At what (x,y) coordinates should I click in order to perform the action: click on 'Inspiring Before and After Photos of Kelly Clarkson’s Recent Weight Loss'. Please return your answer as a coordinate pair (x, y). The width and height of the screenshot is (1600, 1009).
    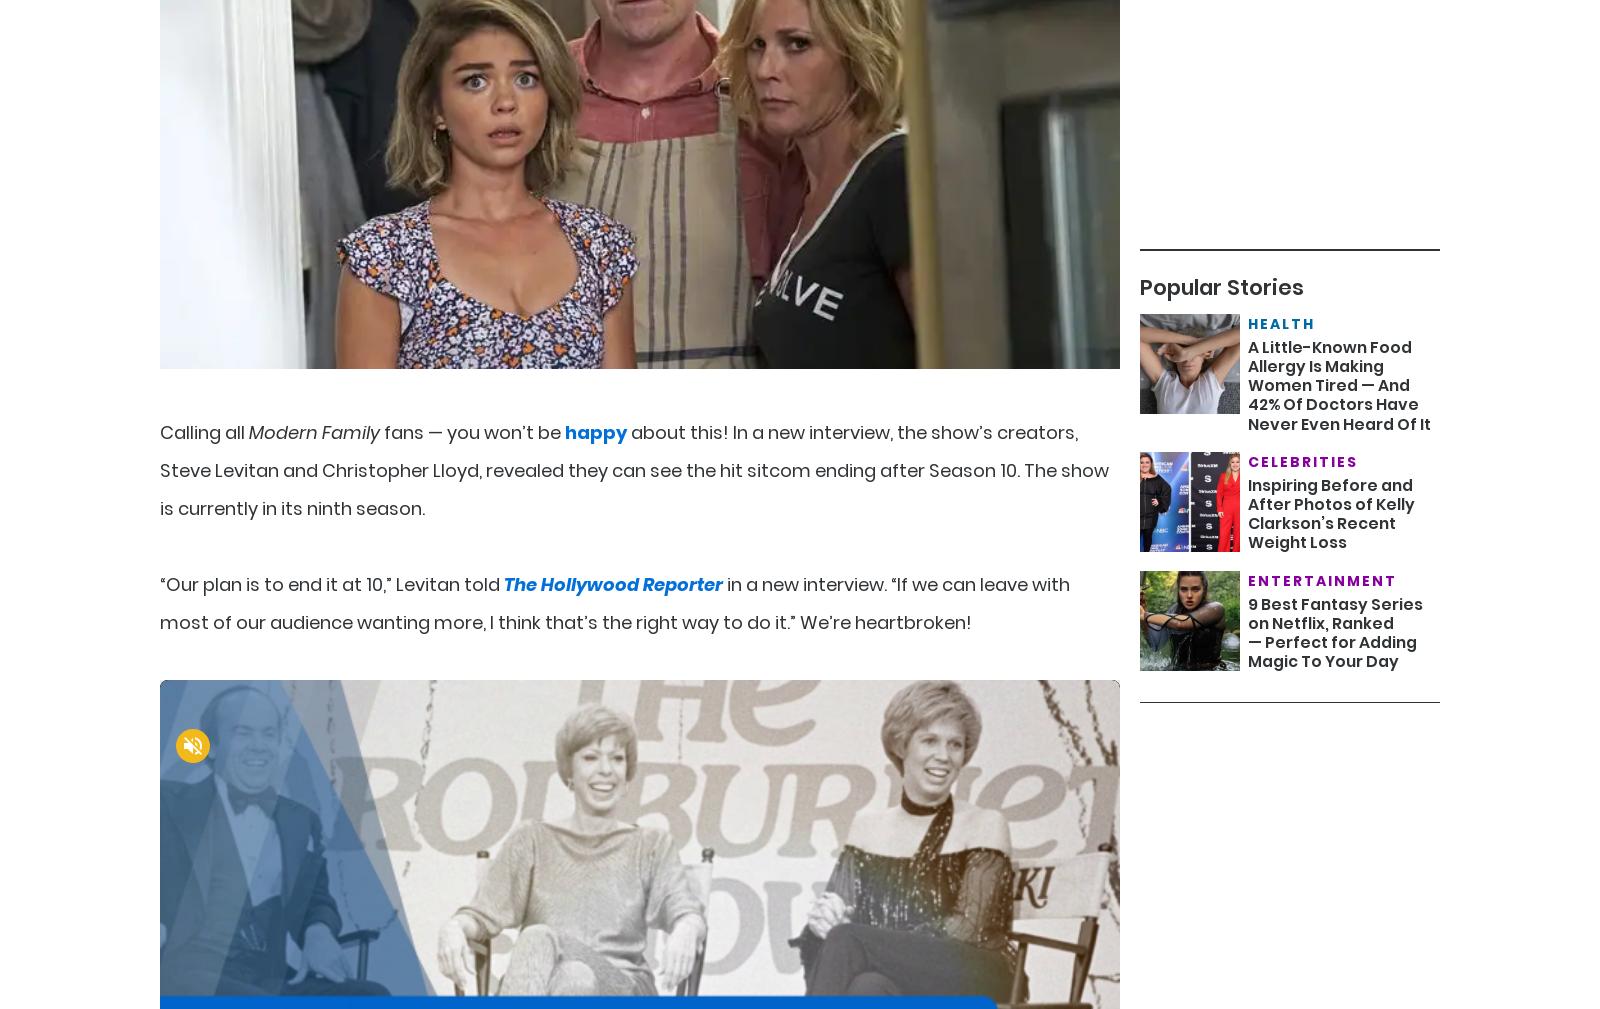
    Looking at the image, I should click on (1330, 513).